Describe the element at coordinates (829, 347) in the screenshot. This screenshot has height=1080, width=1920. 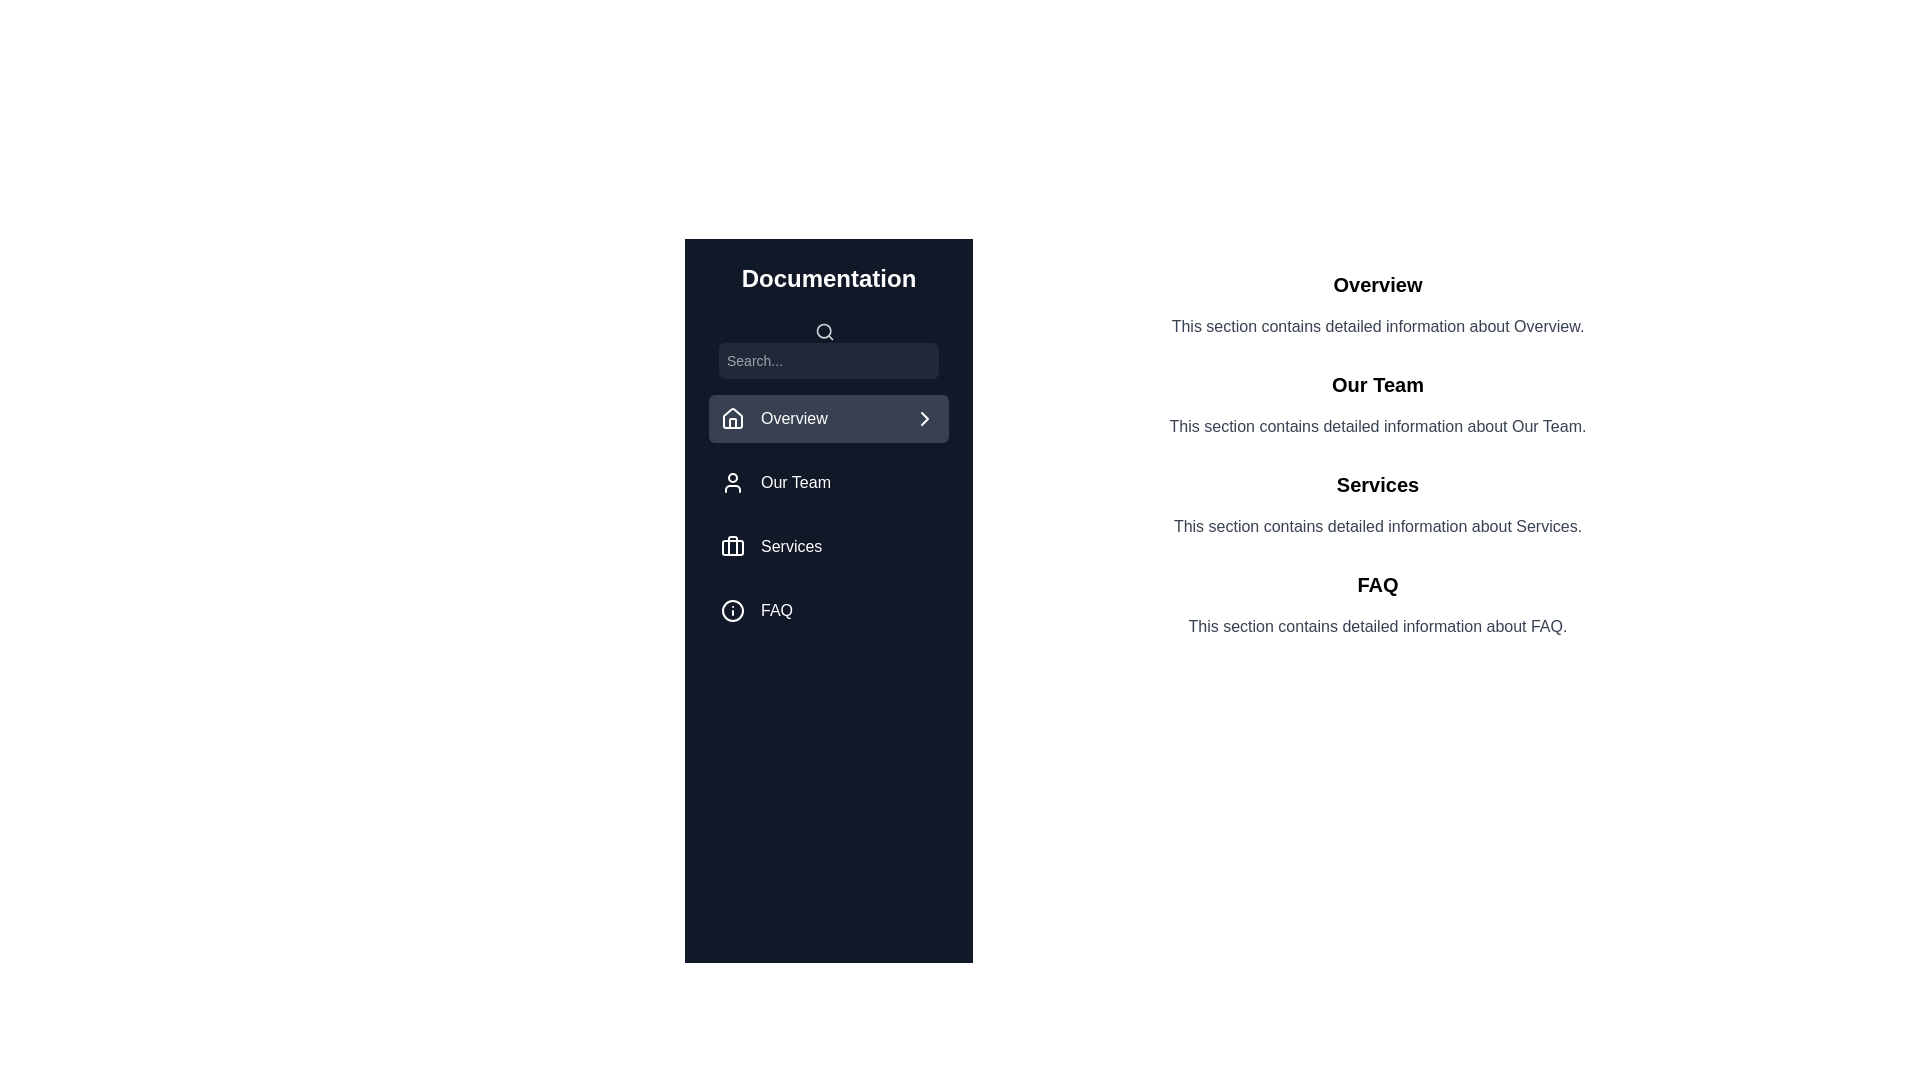
I see `the search icon located in the text input field for search queries, positioned below the 'Documentation' header` at that location.